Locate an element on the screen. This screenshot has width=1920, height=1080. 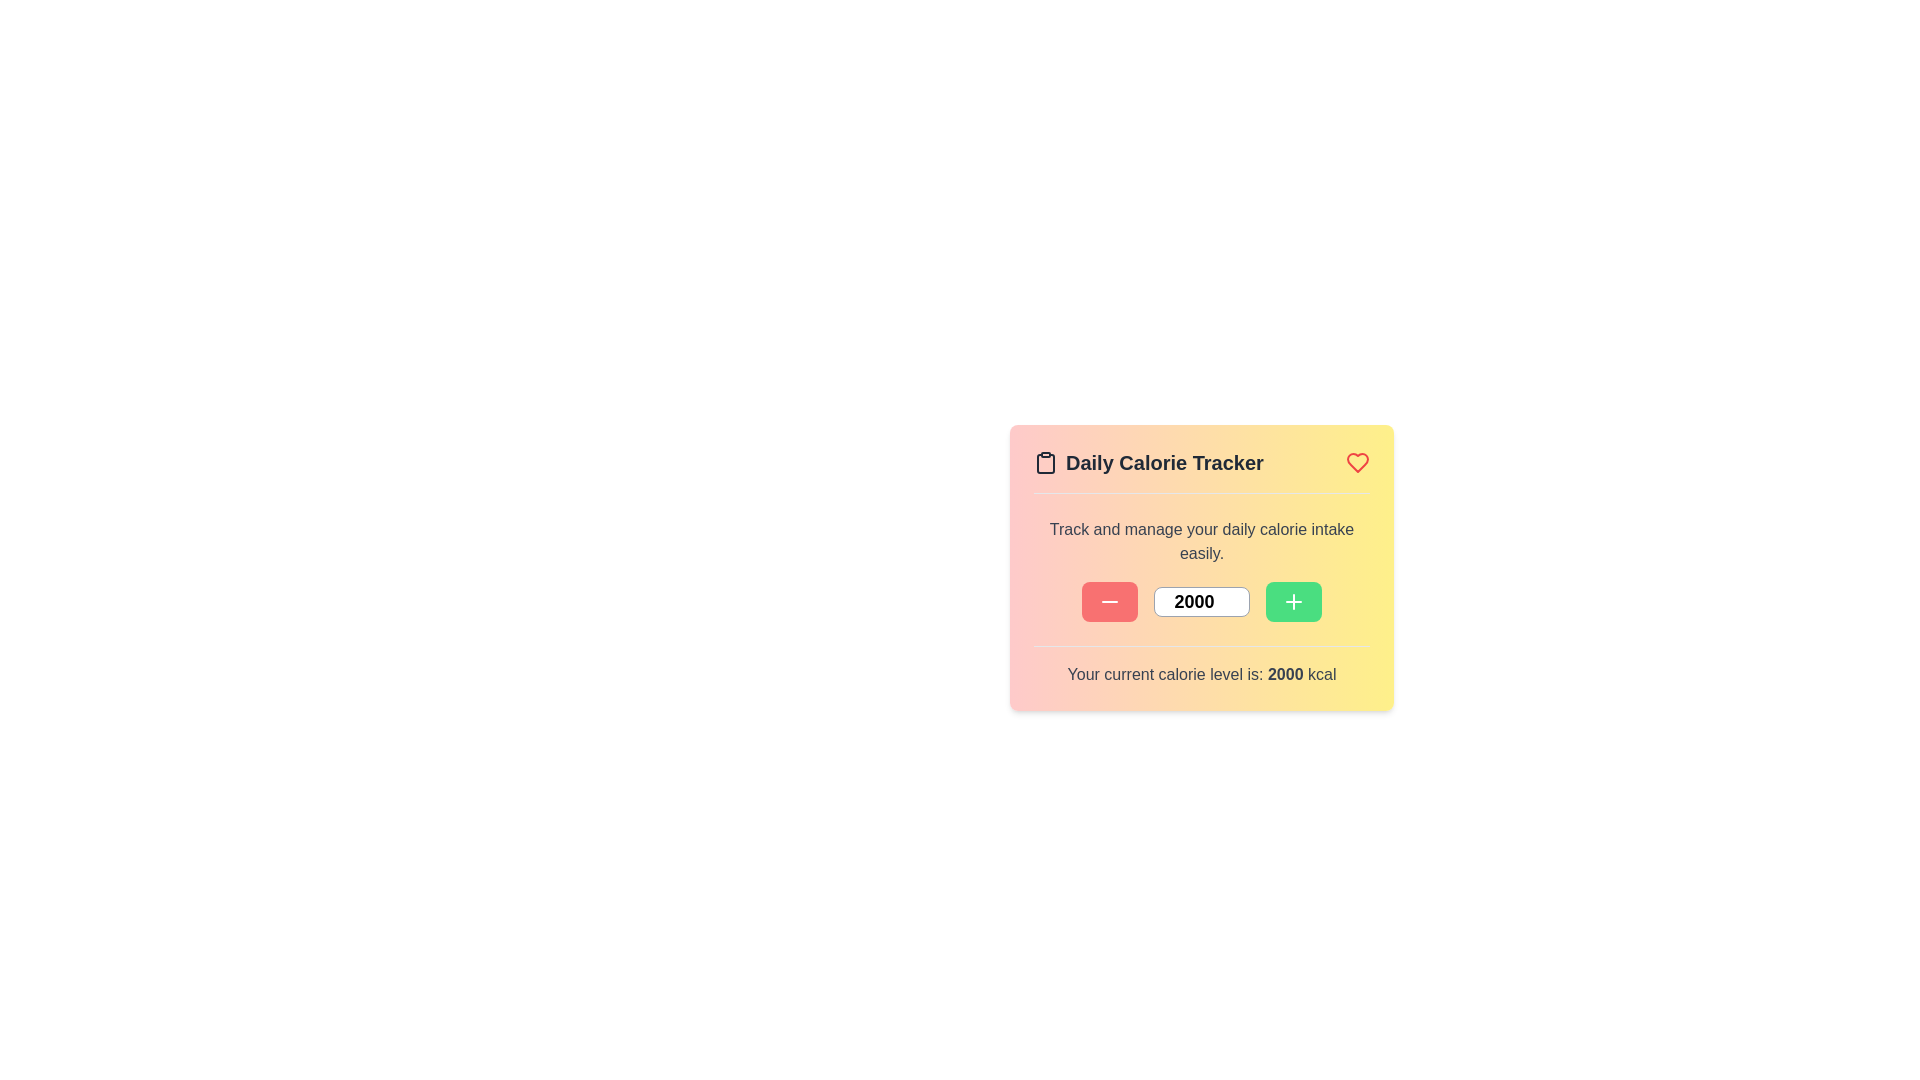
inside the numeric input box for tracking calorie intake levels, located at the center of the 'Daily Calorie Tracker' card is located at coordinates (1200, 600).